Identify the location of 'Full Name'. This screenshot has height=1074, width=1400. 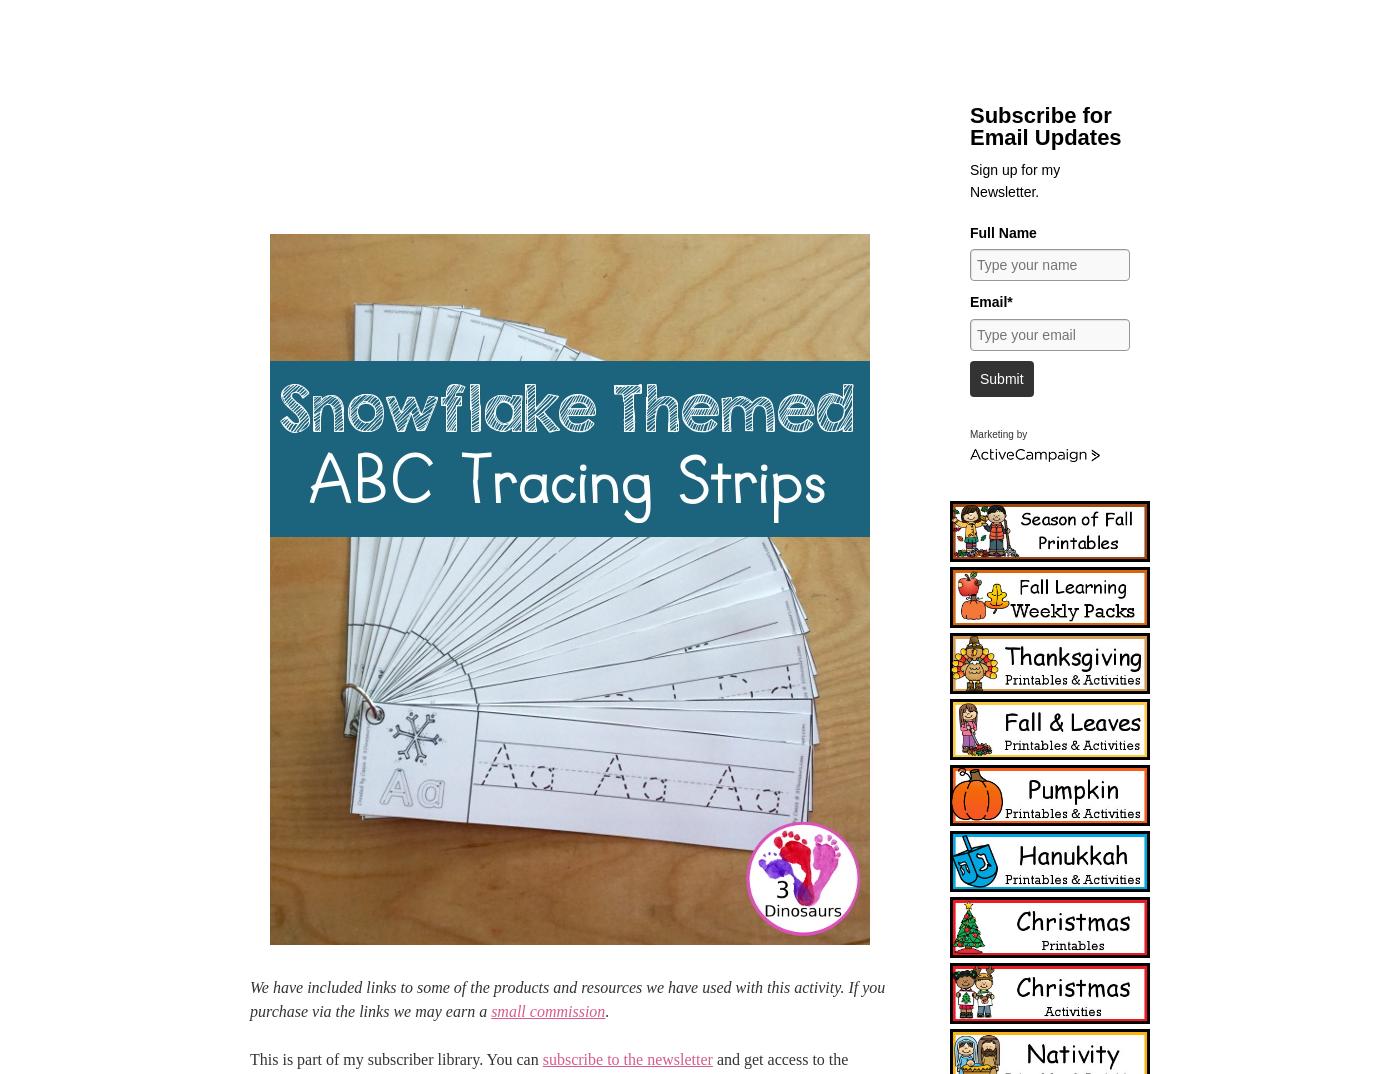
(1002, 230).